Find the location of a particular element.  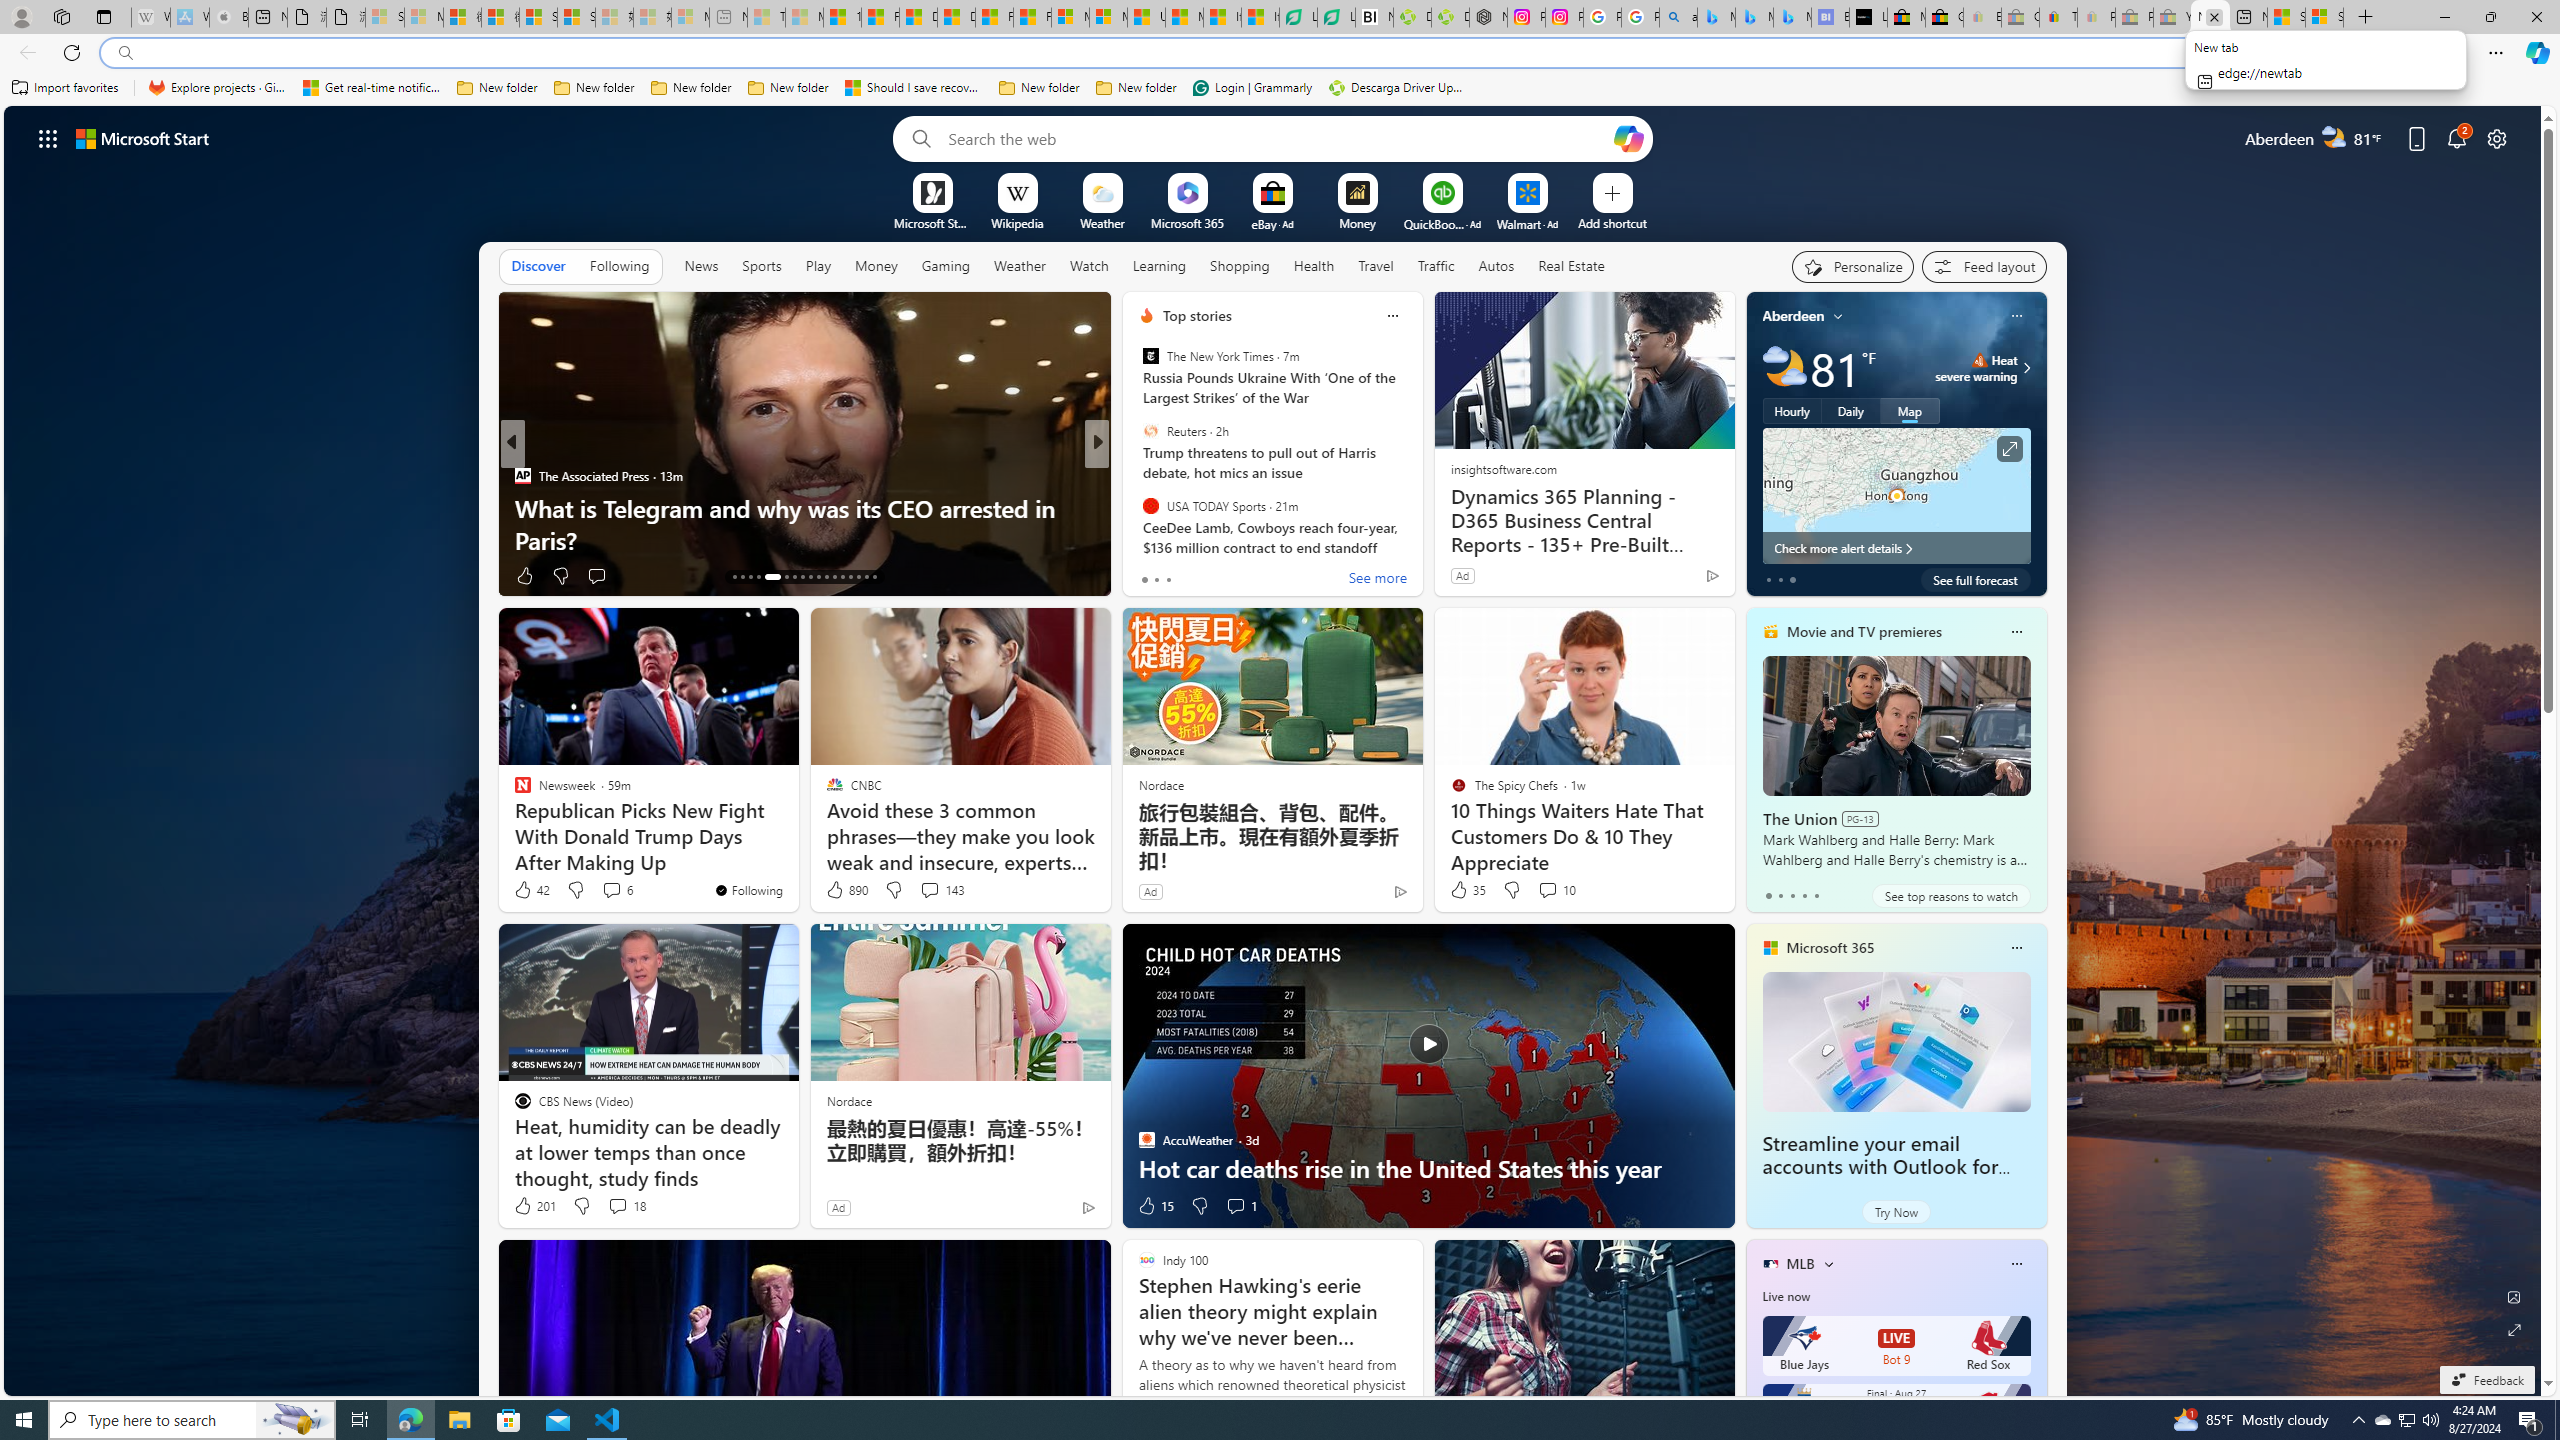

'See more' is located at coordinates (1377, 578).